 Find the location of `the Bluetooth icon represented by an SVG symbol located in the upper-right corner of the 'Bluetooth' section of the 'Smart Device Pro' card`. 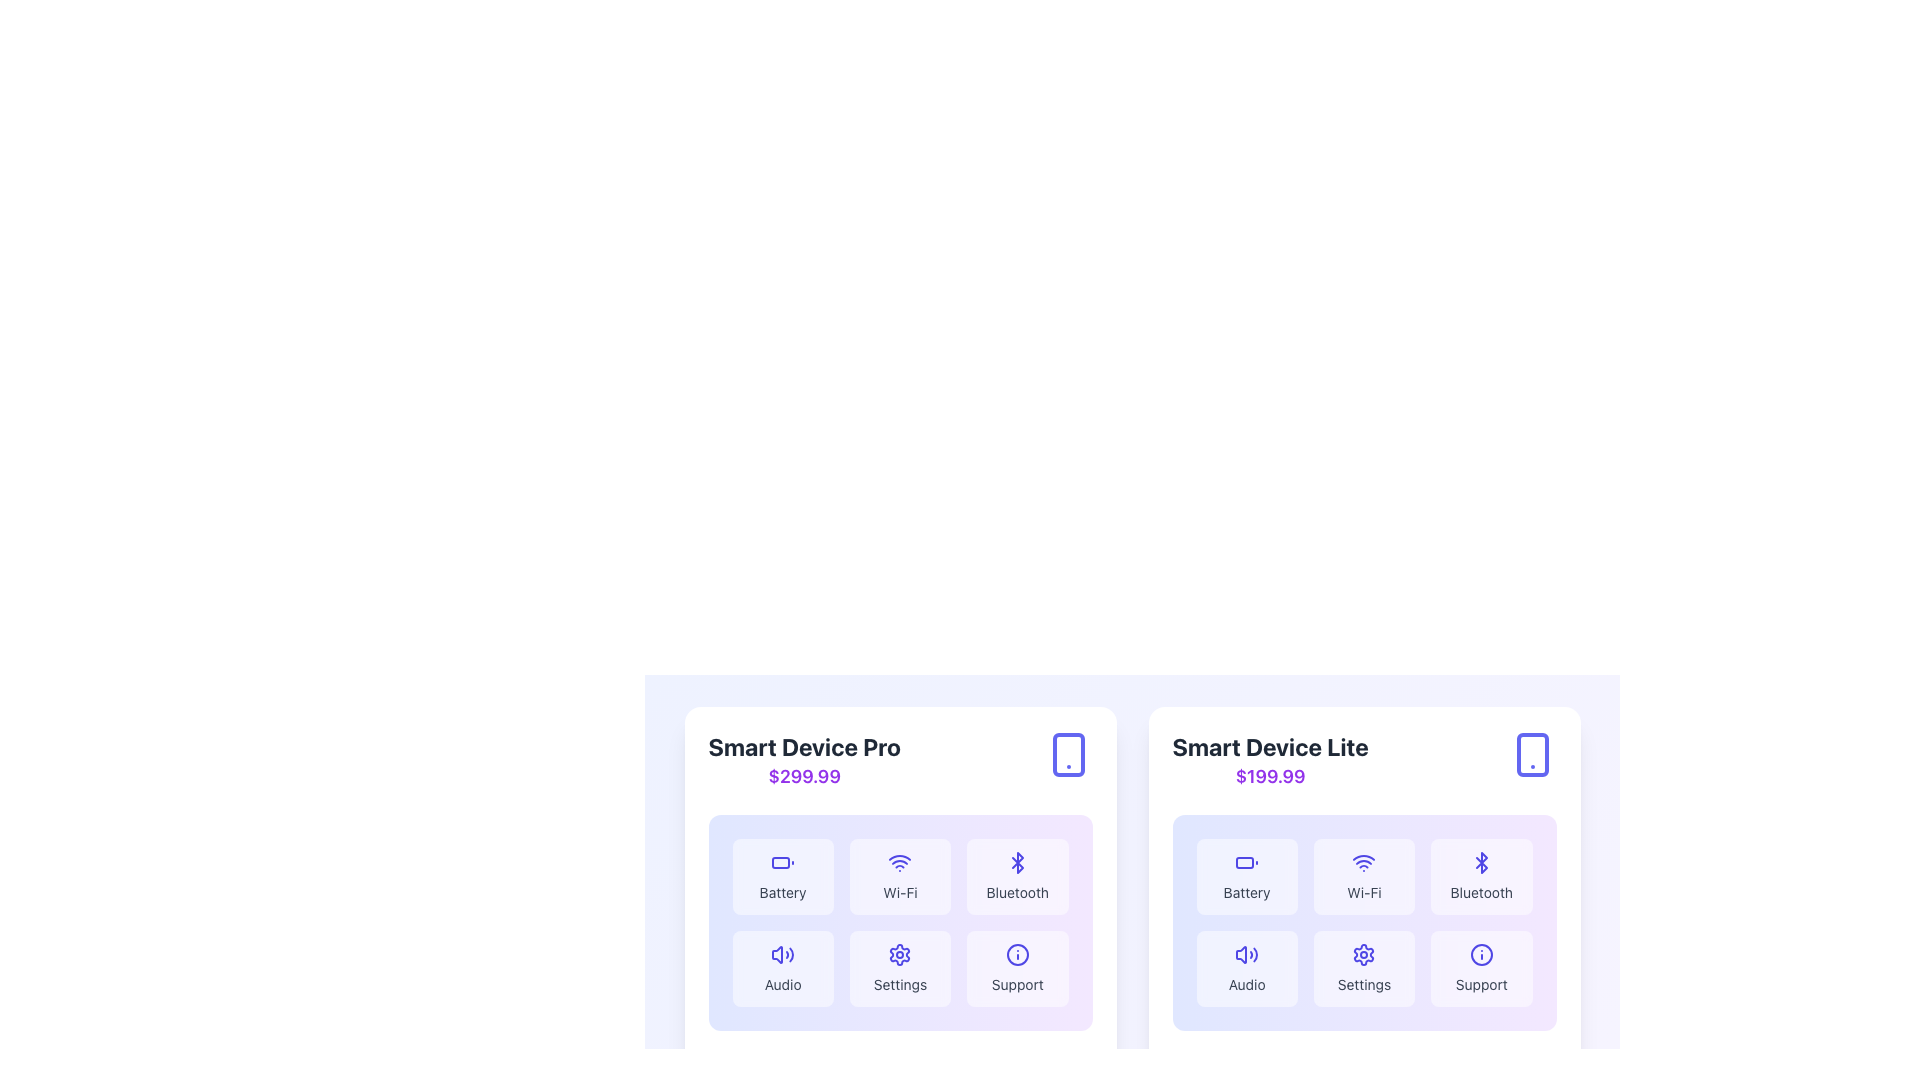

the Bluetooth icon represented by an SVG symbol located in the upper-right corner of the 'Bluetooth' section of the 'Smart Device Pro' card is located at coordinates (1017, 862).